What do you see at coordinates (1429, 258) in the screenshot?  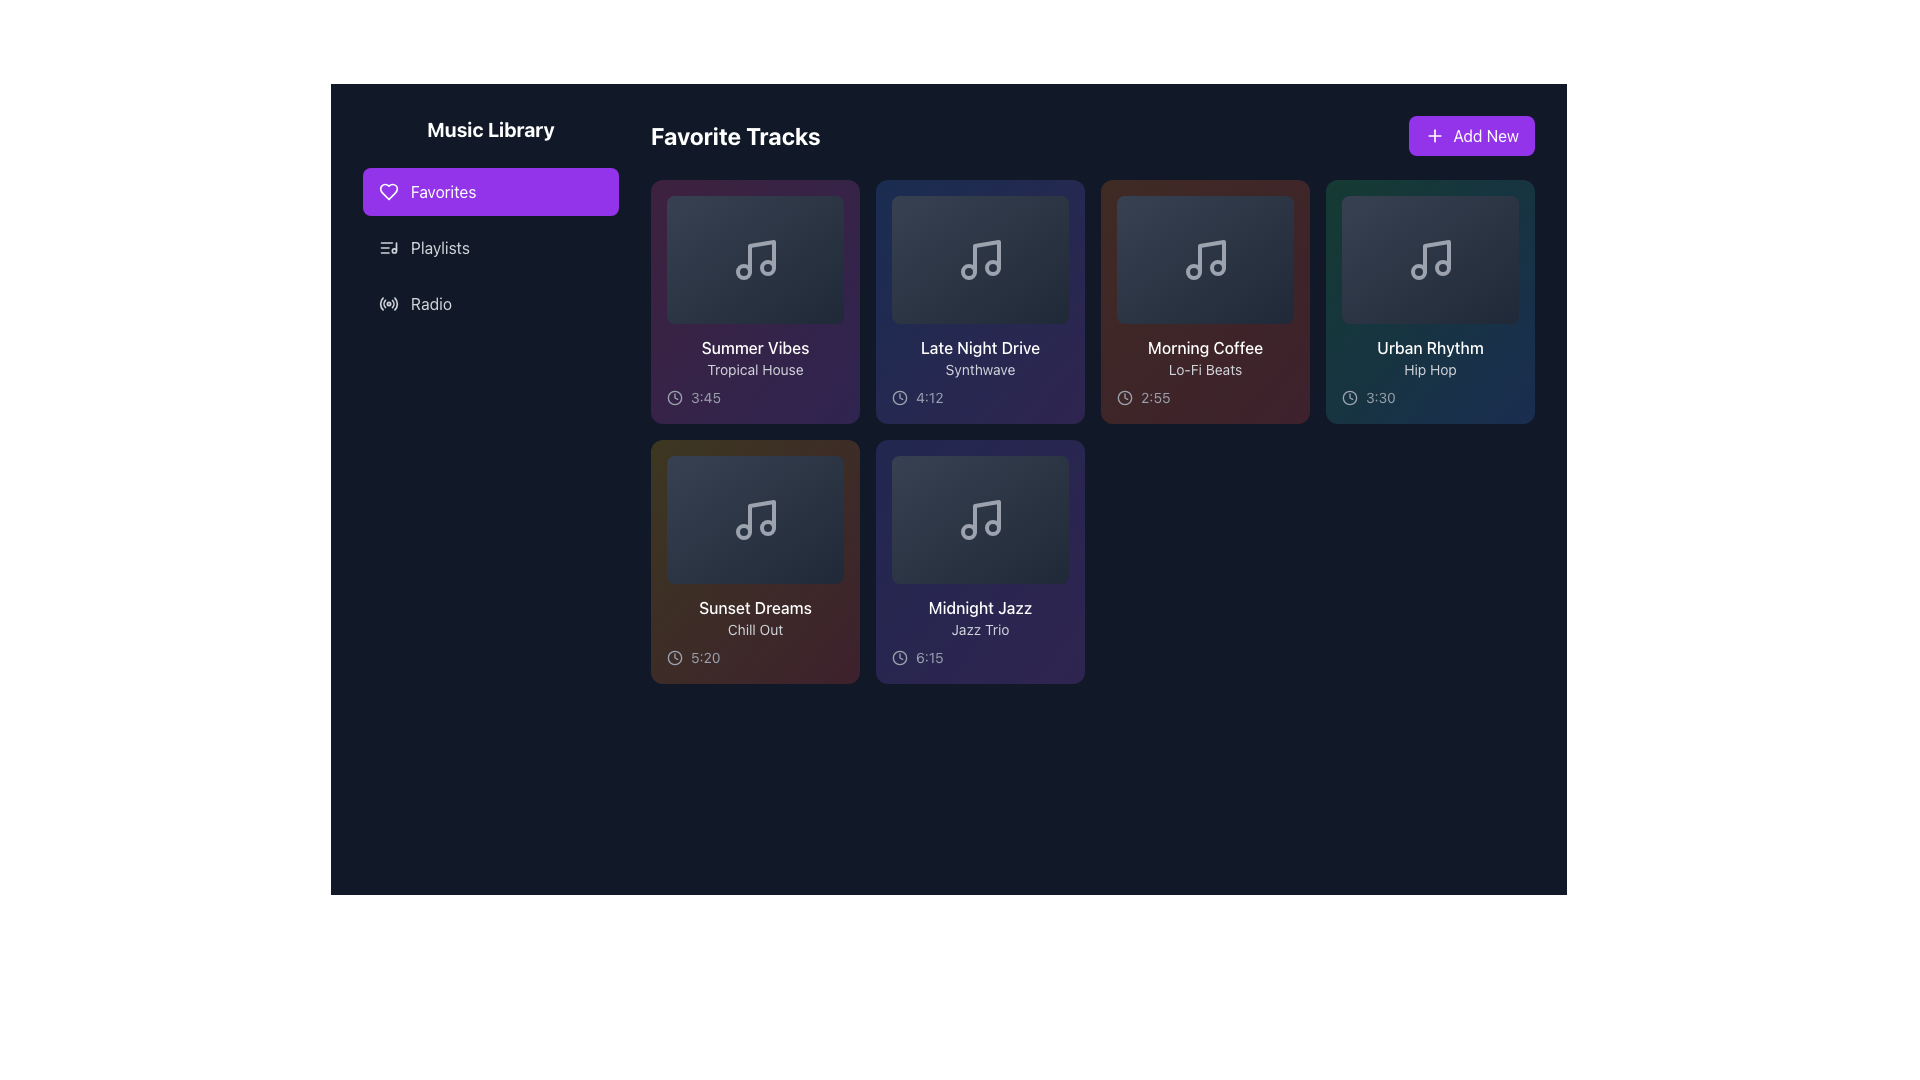 I see `the gray music note graphic icon located centrally within the 'Urban Rhythm' card in the last column of the upper row of music tracks` at bounding box center [1429, 258].